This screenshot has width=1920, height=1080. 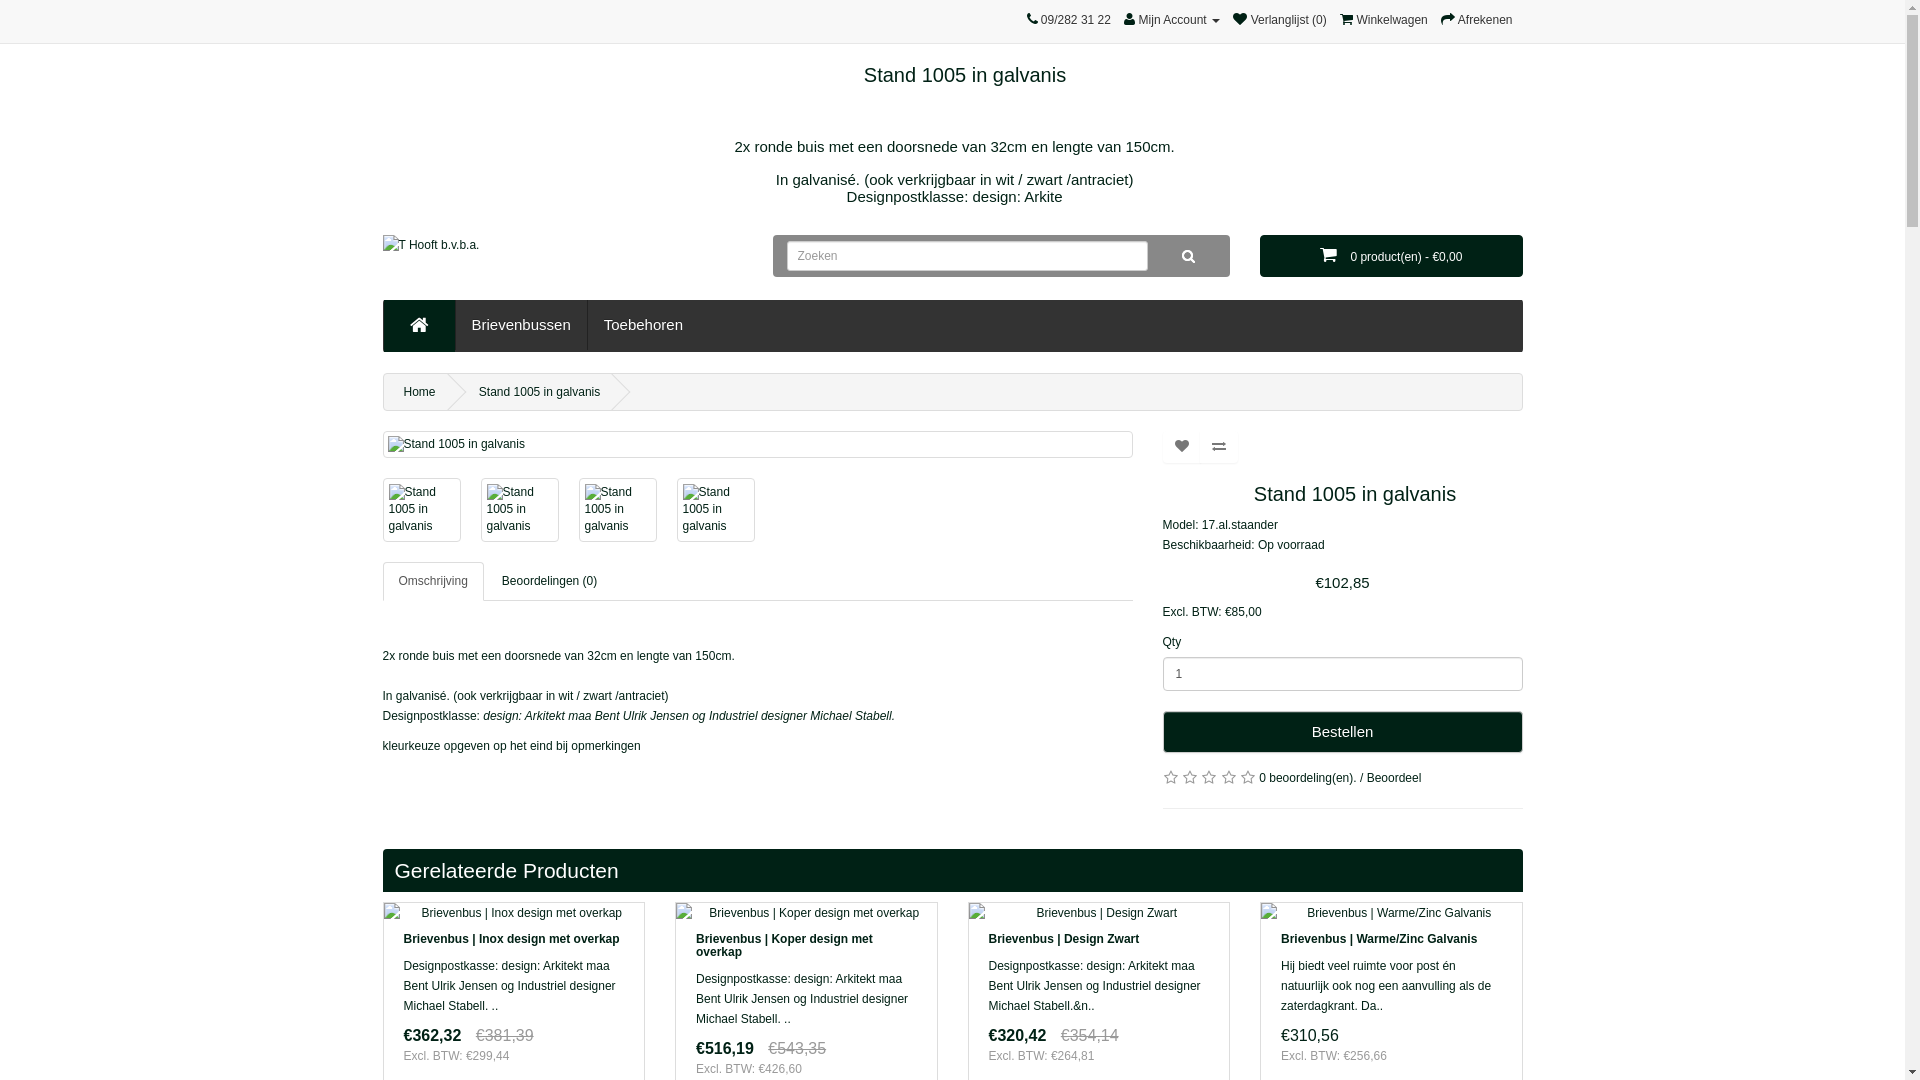 I want to click on 'Winkelwagen', so click(x=1339, y=19).